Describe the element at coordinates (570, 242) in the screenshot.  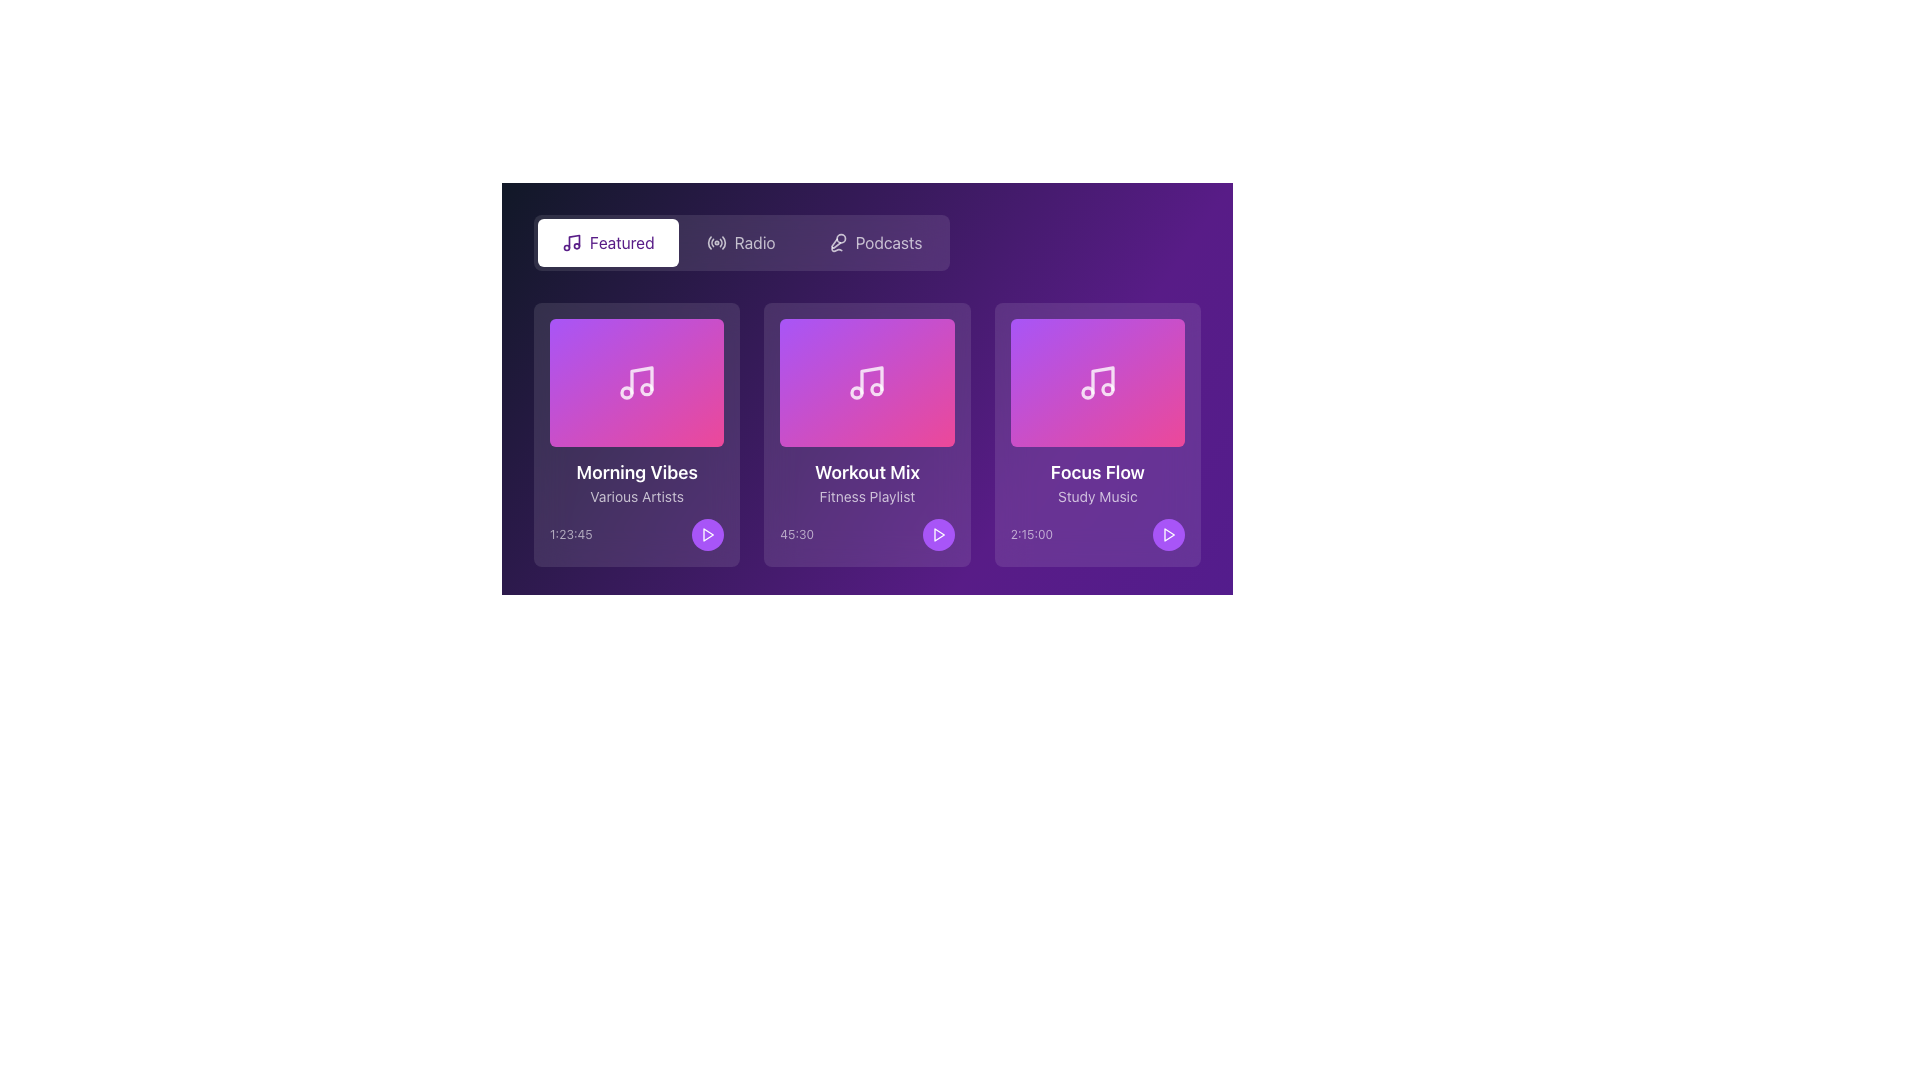
I see `the small purple music note-shaped icon inside the button labeled 'Featured', which is located in the upper left corner of the interface` at that location.